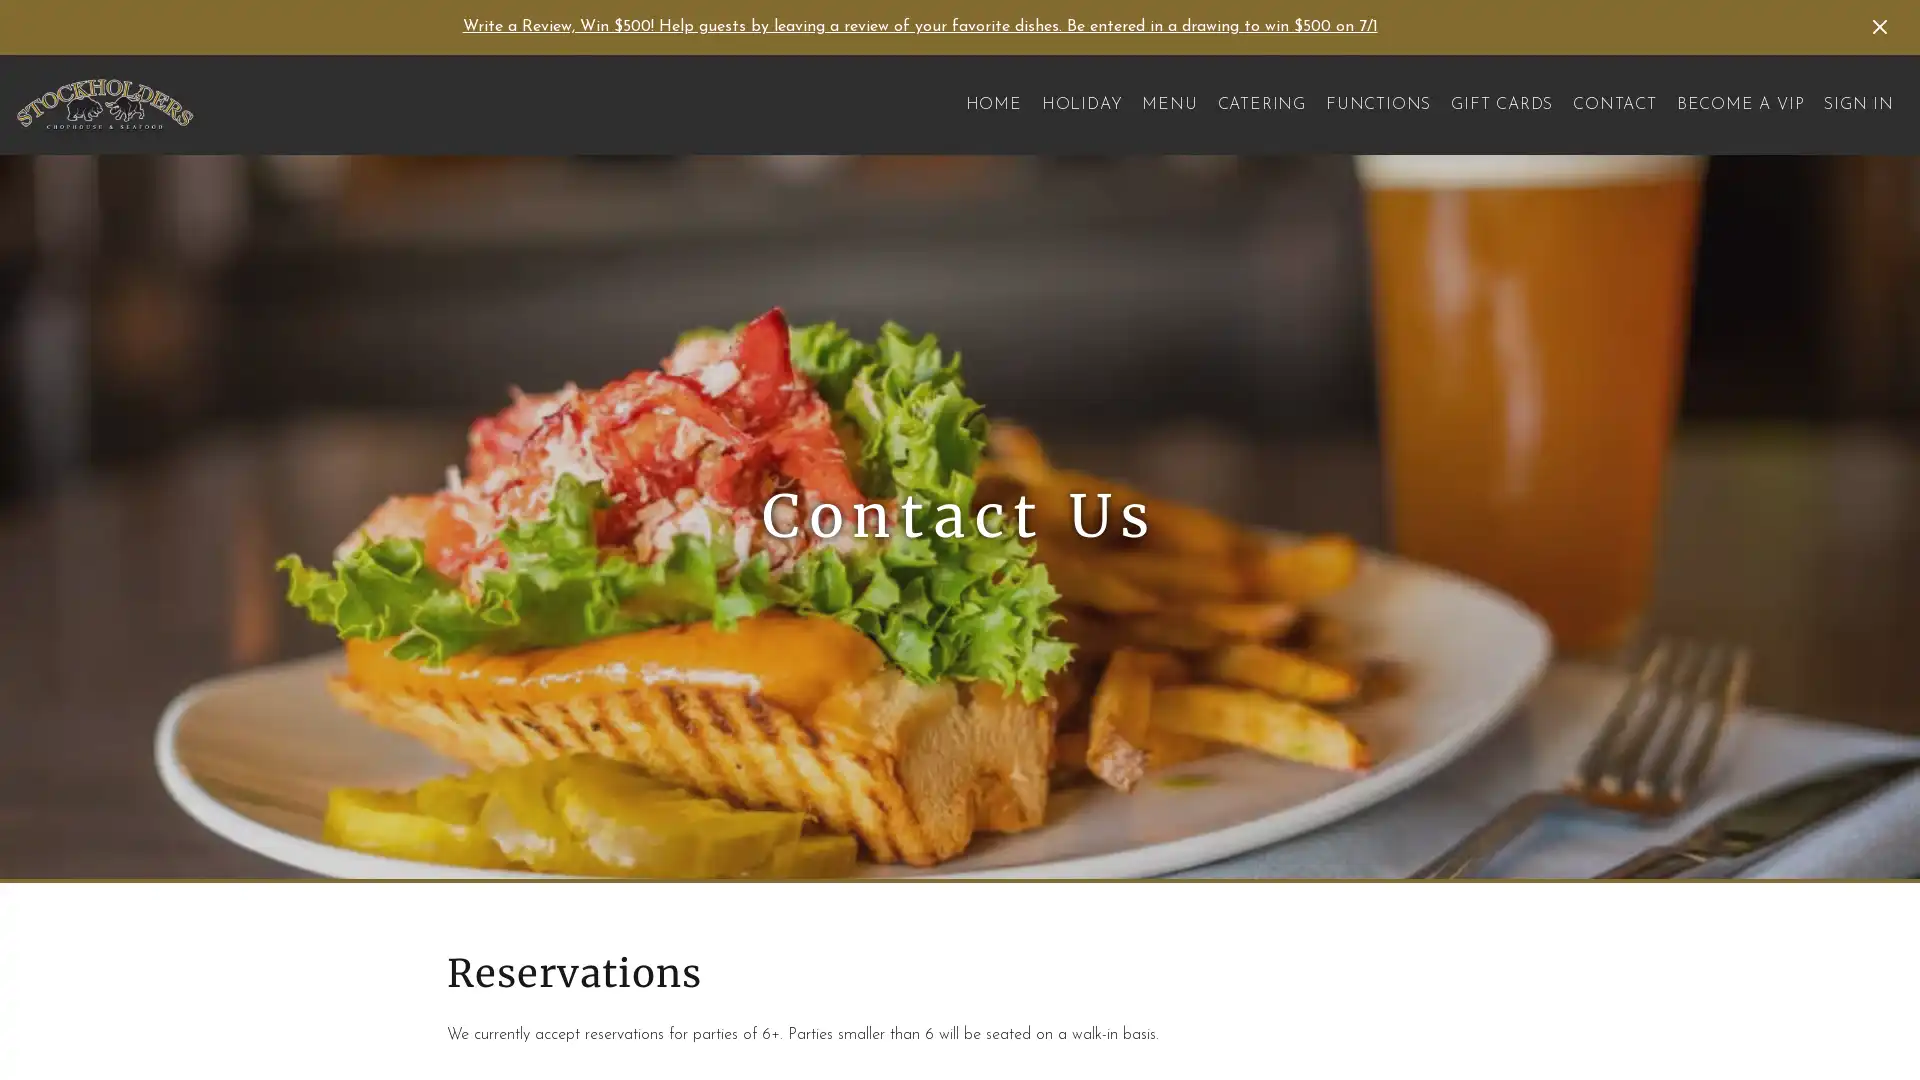  I want to click on SIGN IN, so click(1857, 104).